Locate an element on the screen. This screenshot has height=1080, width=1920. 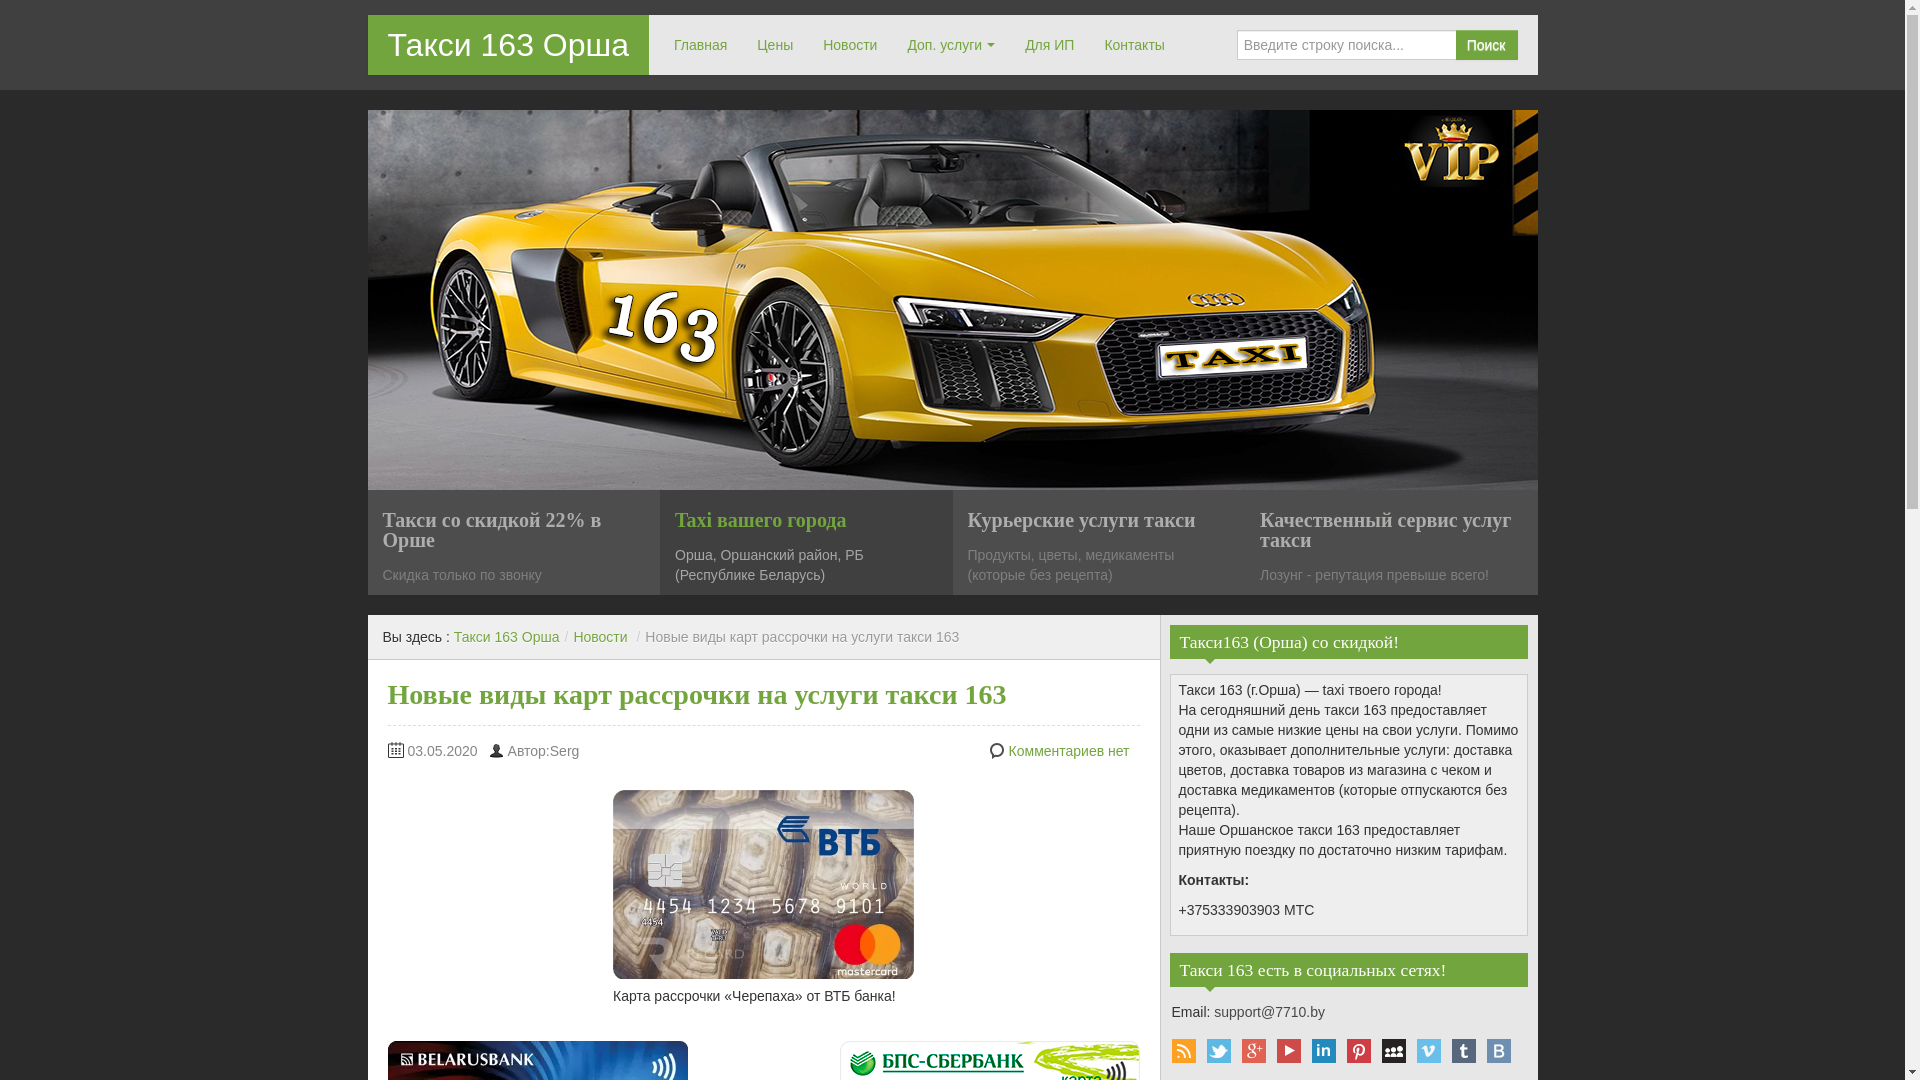
'Google Plus' is located at coordinates (1252, 1048).